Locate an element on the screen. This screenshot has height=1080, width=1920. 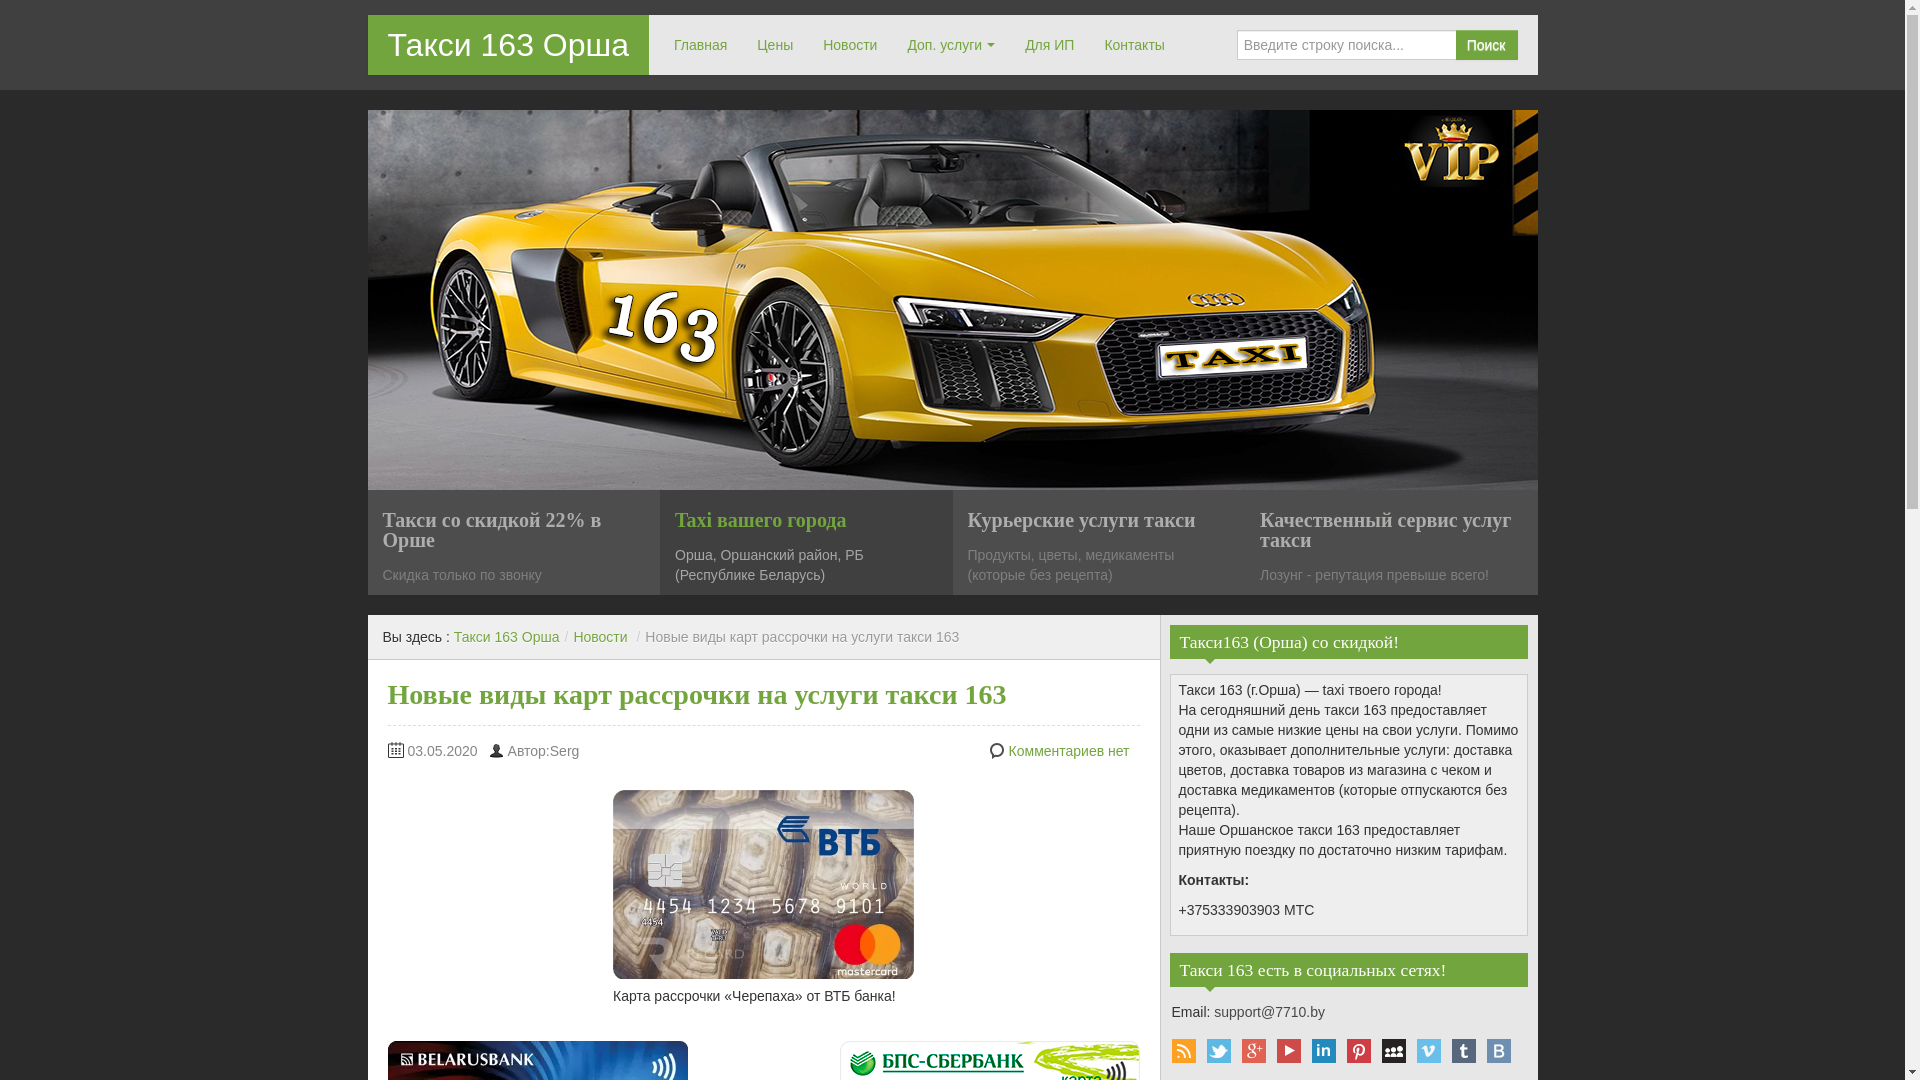
'Google Plus' is located at coordinates (1252, 1048).